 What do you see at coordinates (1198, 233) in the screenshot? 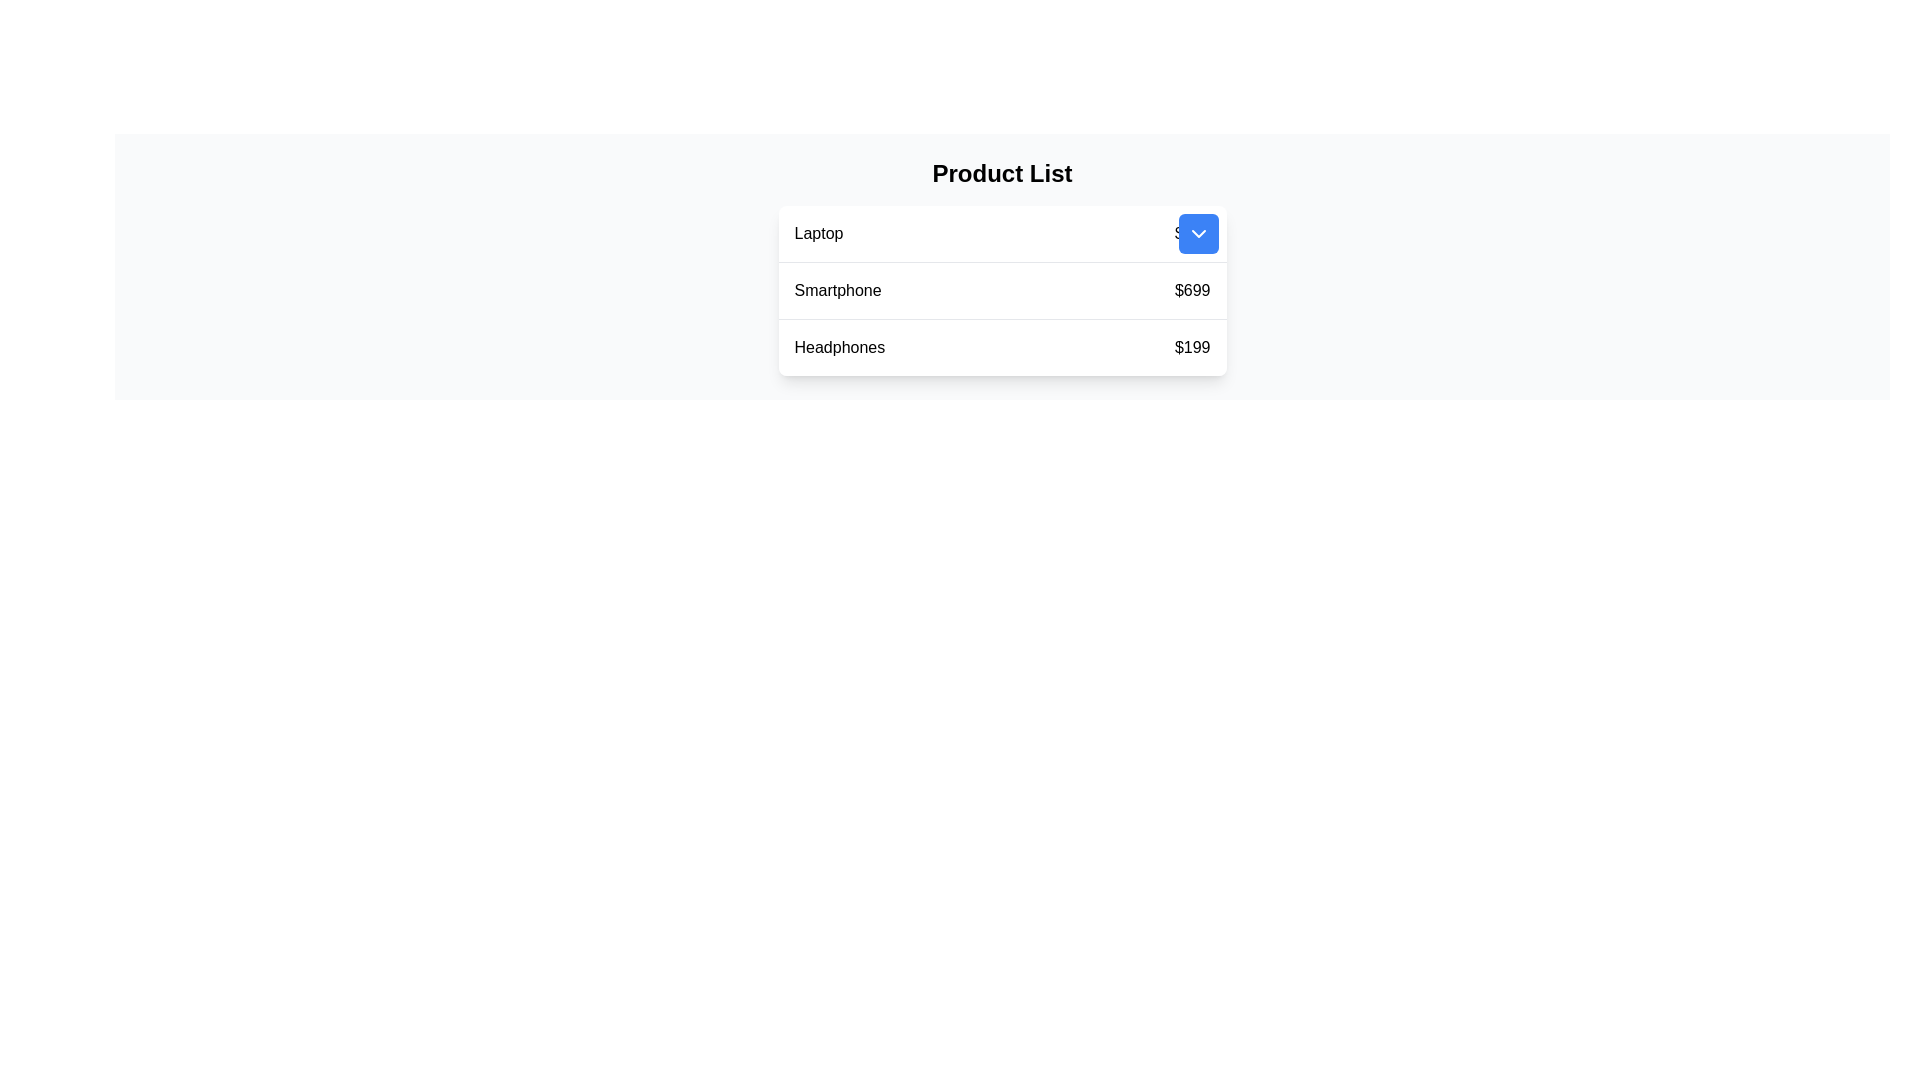
I see `the chevron-down icon located in the top-right corner of the product list table, which is styled with a light blue background and rounded corners` at bounding box center [1198, 233].